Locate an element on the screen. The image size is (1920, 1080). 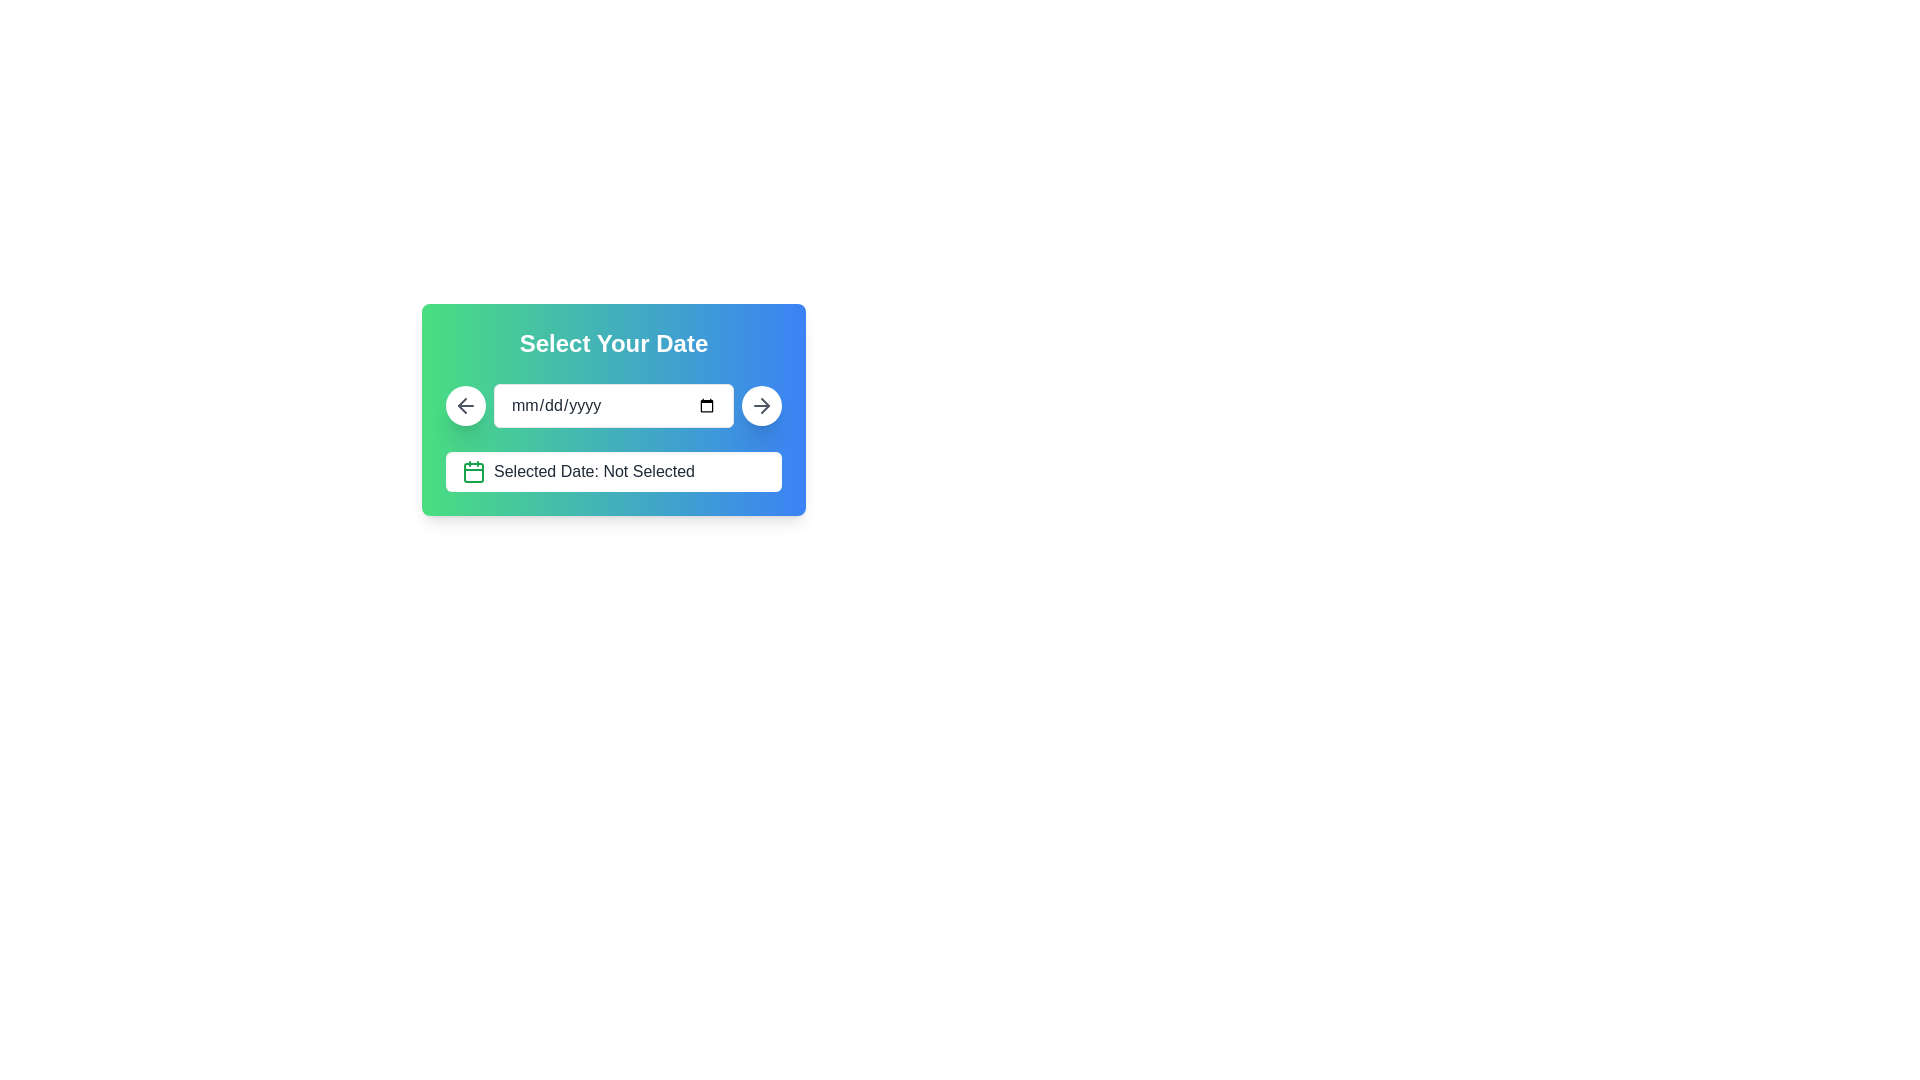
the arrow icon located in the top-right corner of the 'Select Your Date' card is located at coordinates (764, 405).